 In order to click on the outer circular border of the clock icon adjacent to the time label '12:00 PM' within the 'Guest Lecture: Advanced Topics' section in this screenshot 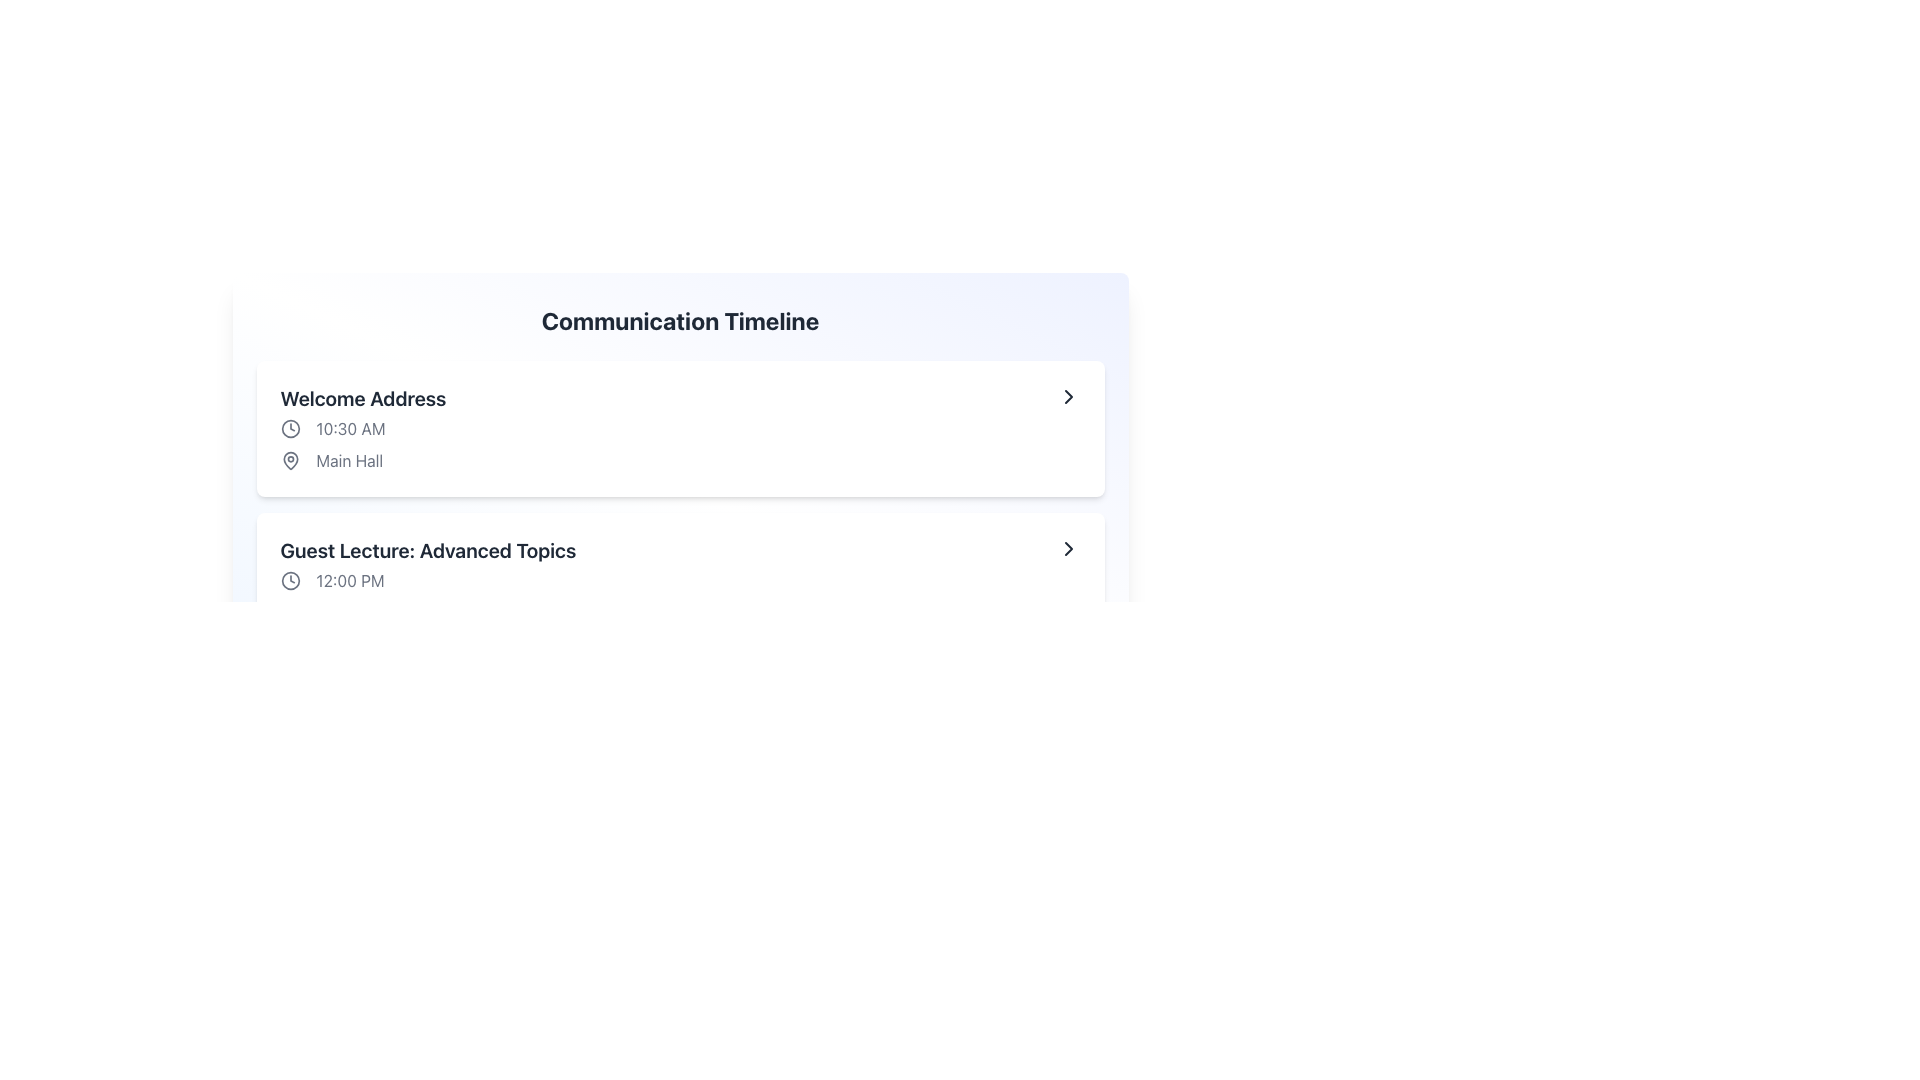, I will do `click(289, 581)`.